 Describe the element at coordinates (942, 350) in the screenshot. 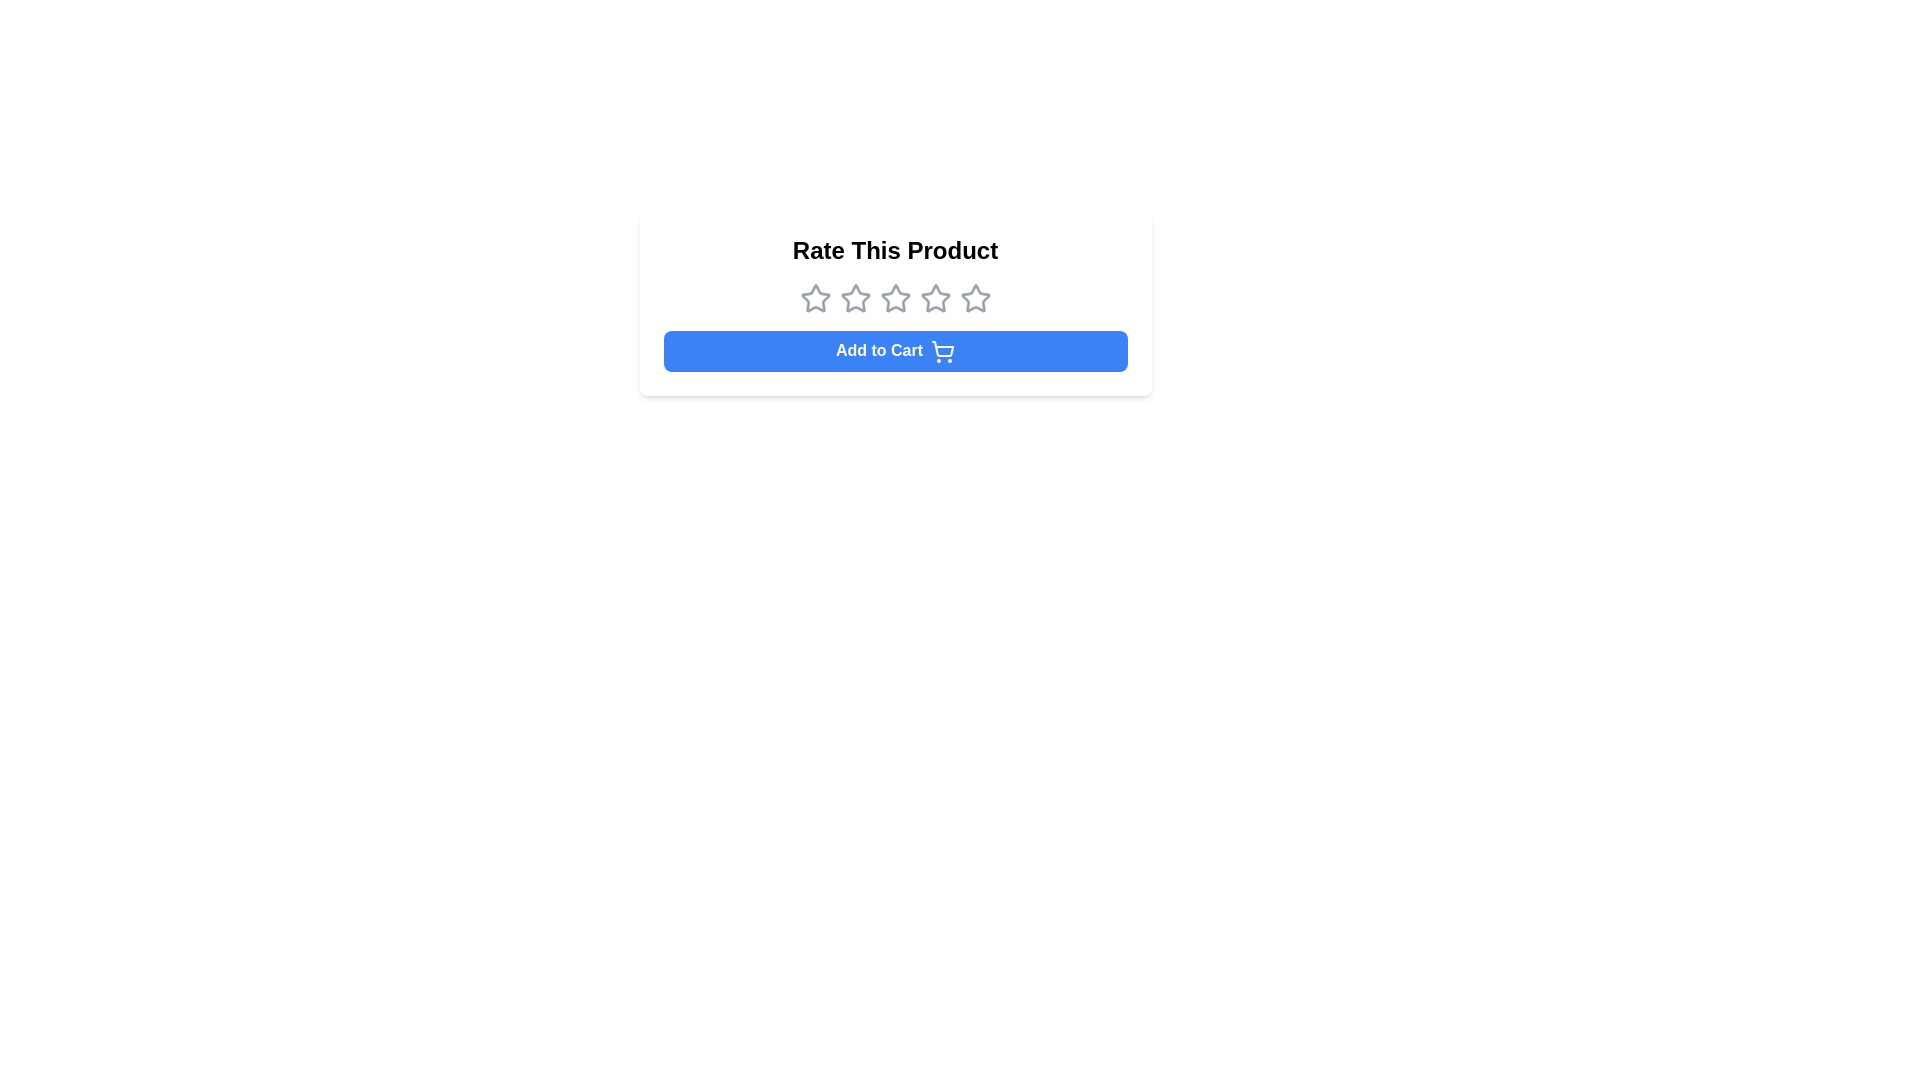

I see `the shopping cart icon located on the blue rectangular 'Add to Cart' button, which is positioned near the lower section of the interface` at that location.